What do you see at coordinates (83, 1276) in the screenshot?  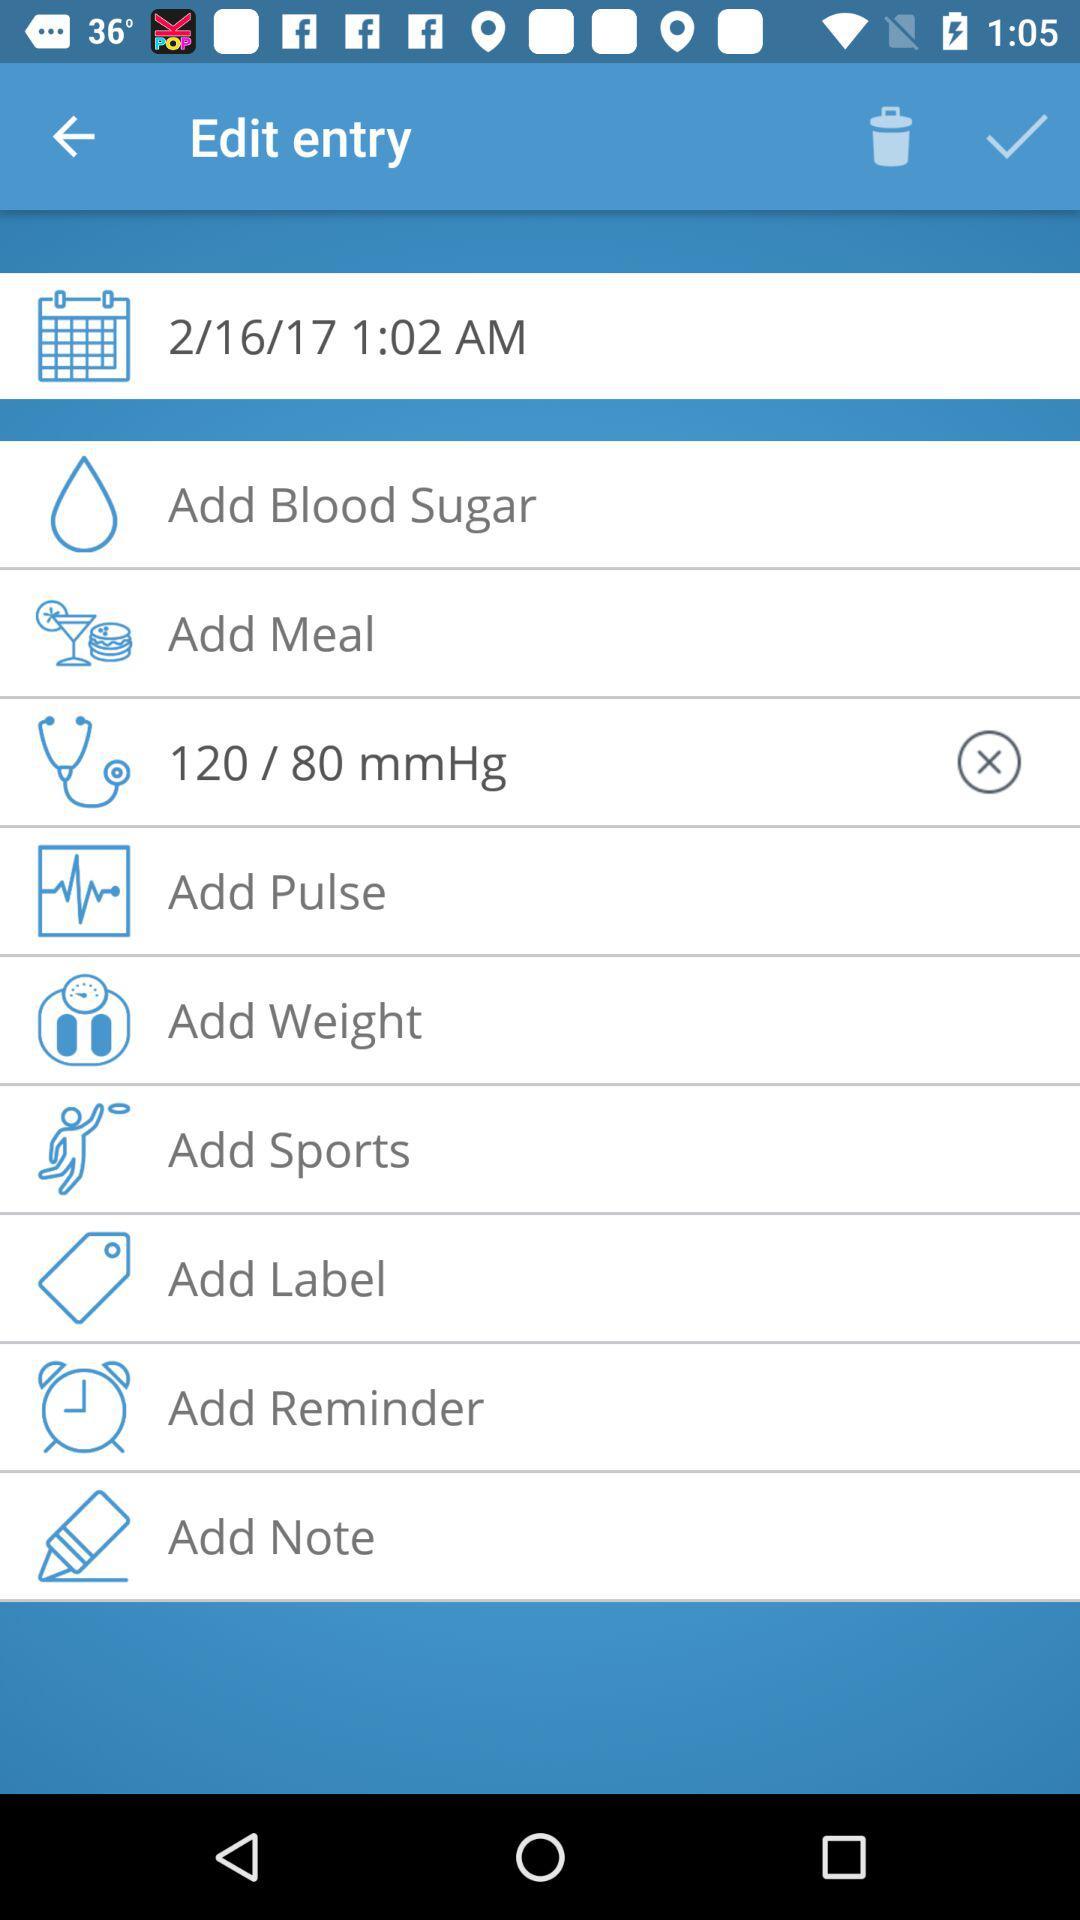 I see `the icon beside add label` at bounding box center [83, 1276].